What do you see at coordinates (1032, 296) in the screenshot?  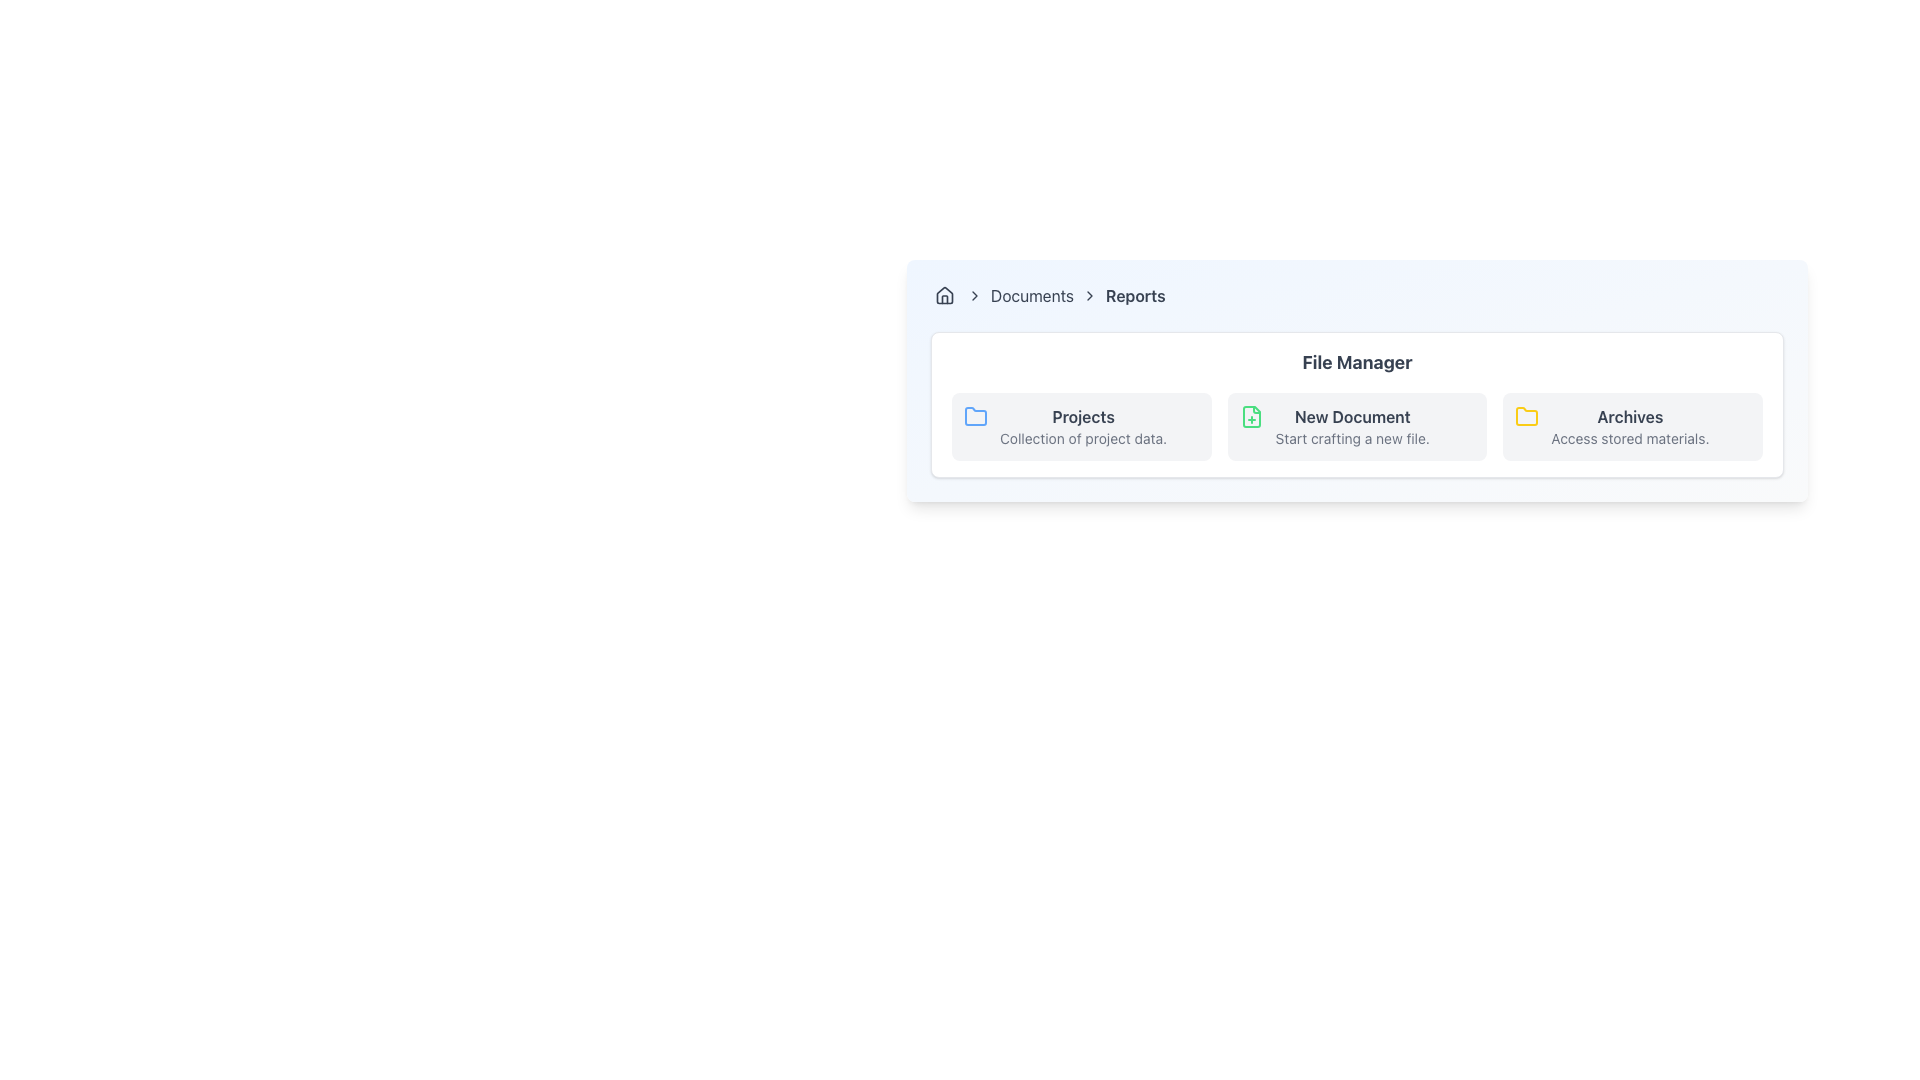 I see `the hyperlink labeled 'Documents' located in the breadcrumb navigation bar, which is the second interactive item positioned between a house icon and the 'Reports' text` at bounding box center [1032, 296].